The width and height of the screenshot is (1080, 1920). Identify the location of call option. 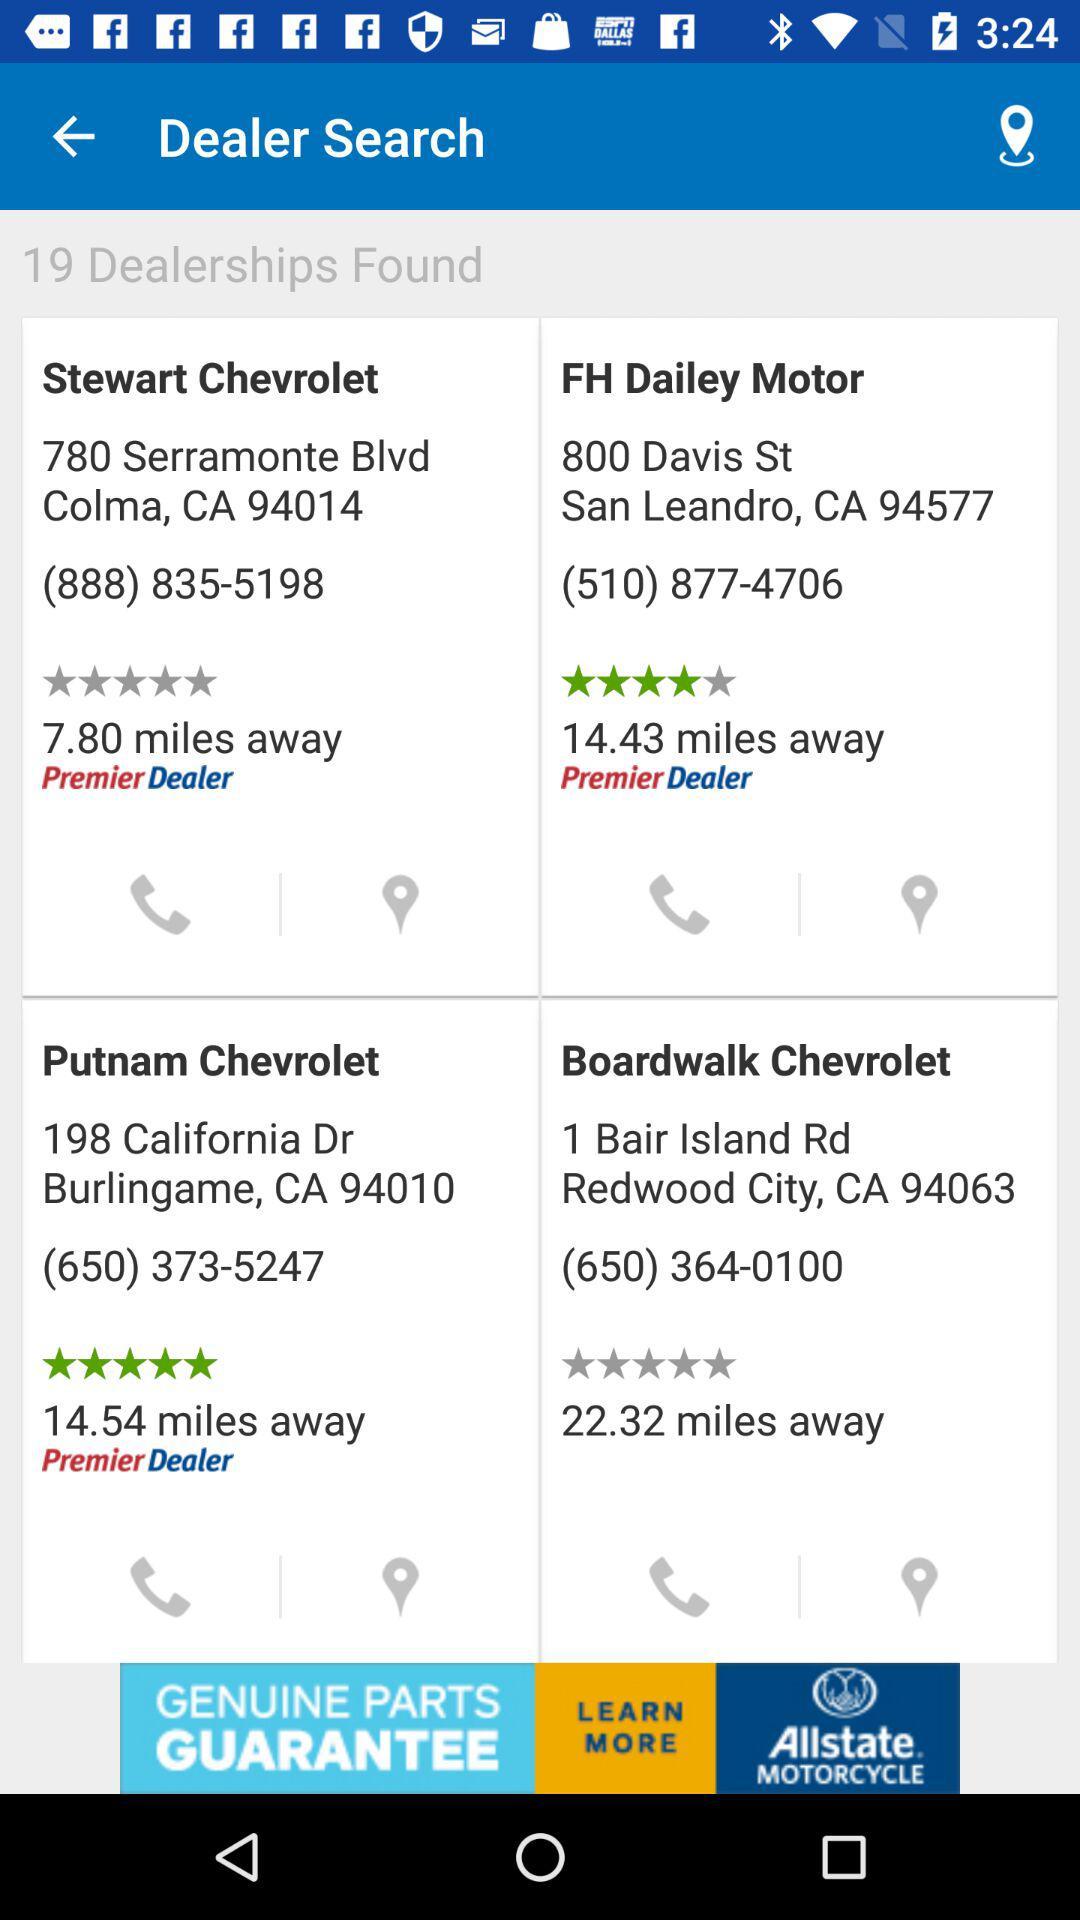
(159, 903).